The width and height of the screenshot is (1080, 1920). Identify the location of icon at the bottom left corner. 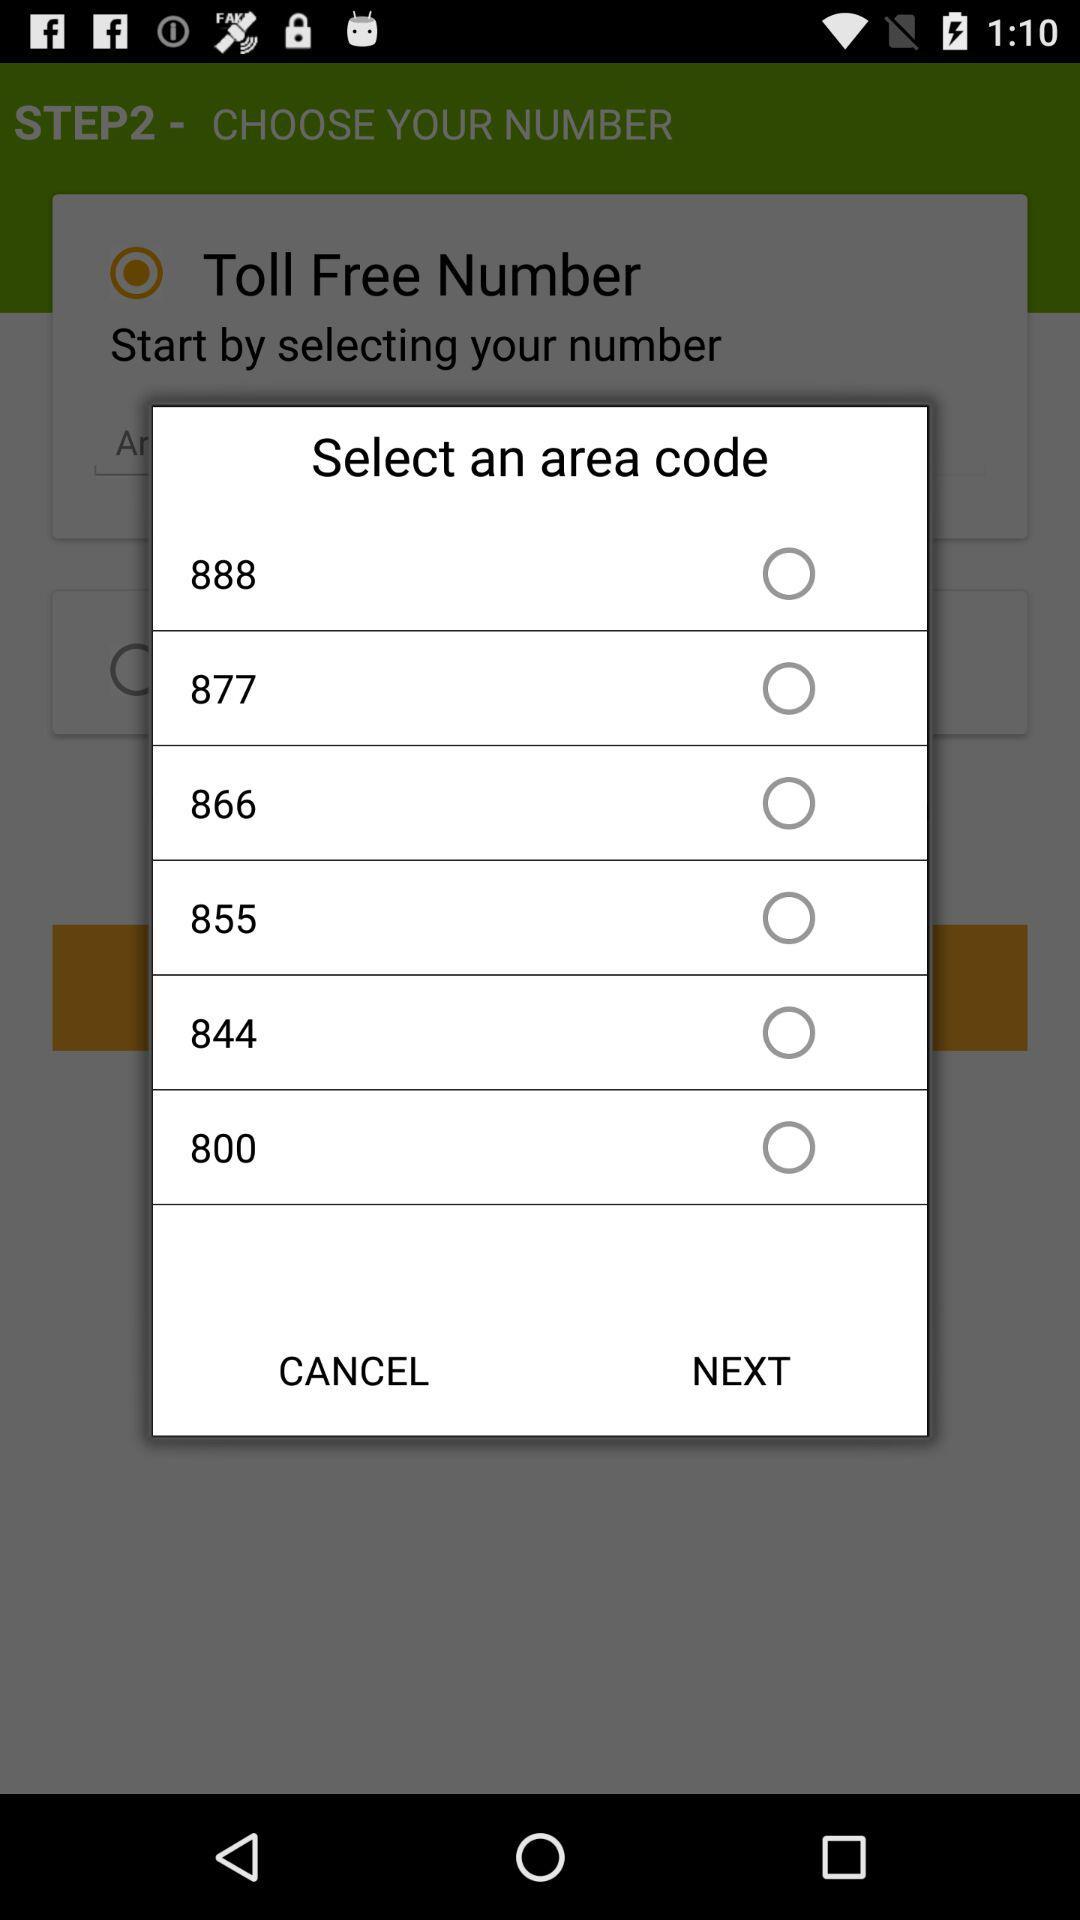
(353, 1368).